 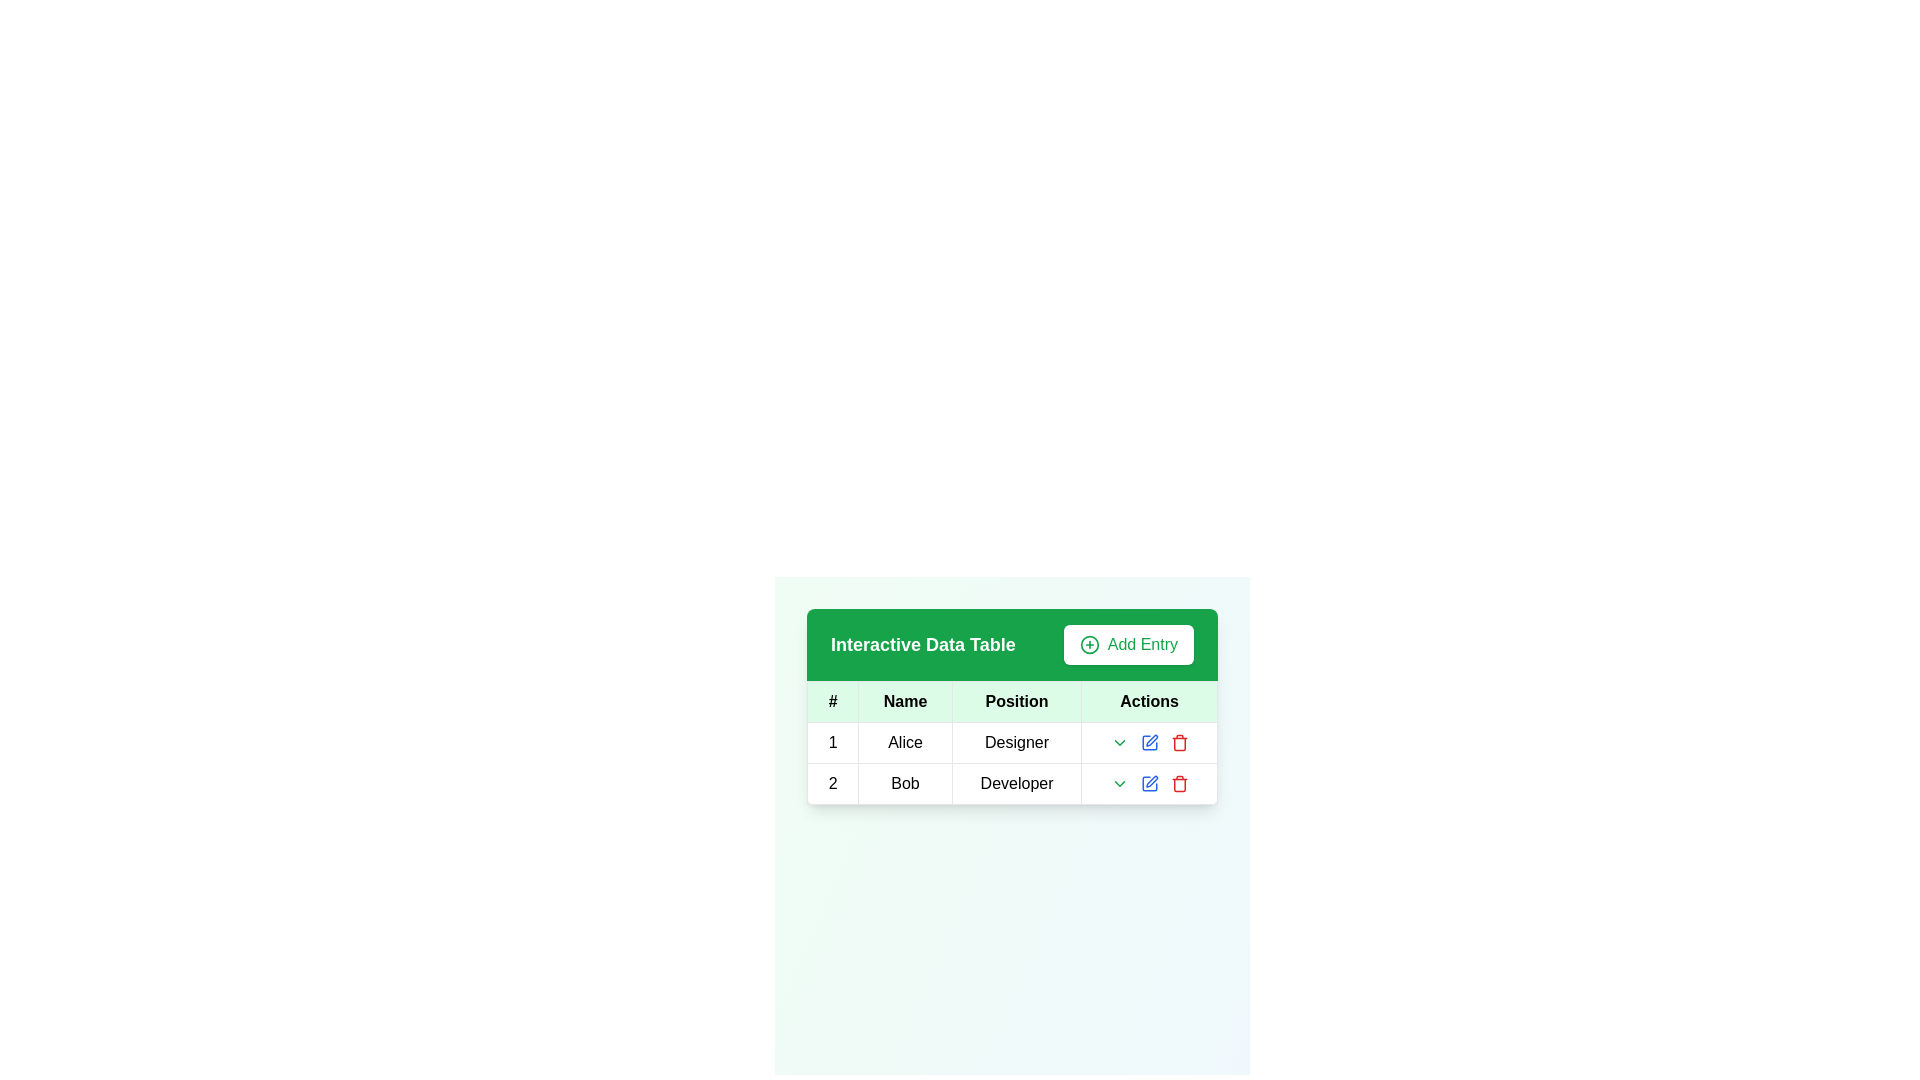 What do you see at coordinates (1149, 743) in the screenshot?
I see `the blue pencil icon in the Row action control group for the 'Designer' position under 'Alice' in the 'Interactive Data Table'` at bounding box center [1149, 743].